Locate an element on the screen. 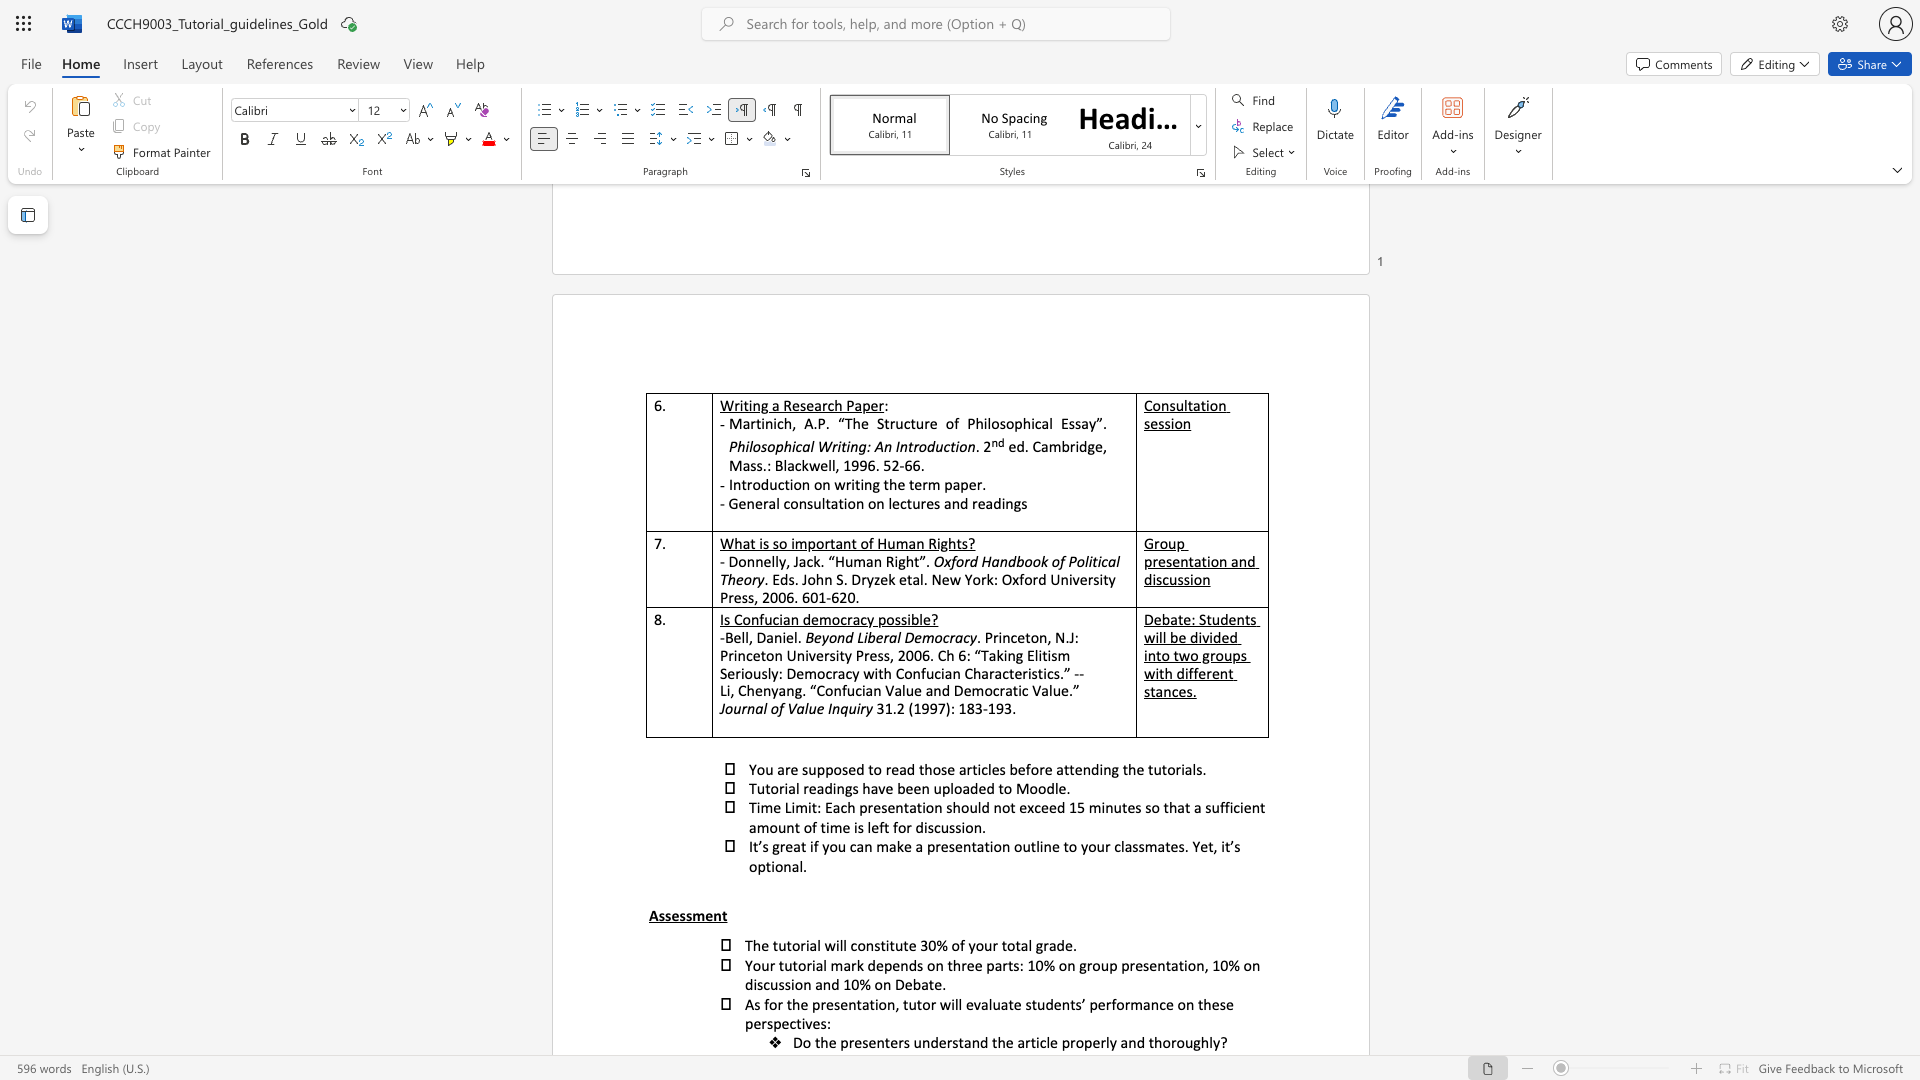 Image resolution: width=1920 pixels, height=1080 pixels. the subset text "emocracy possible?" within the text "Is Confucian democracy possible?" is located at coordinates (811, 618).